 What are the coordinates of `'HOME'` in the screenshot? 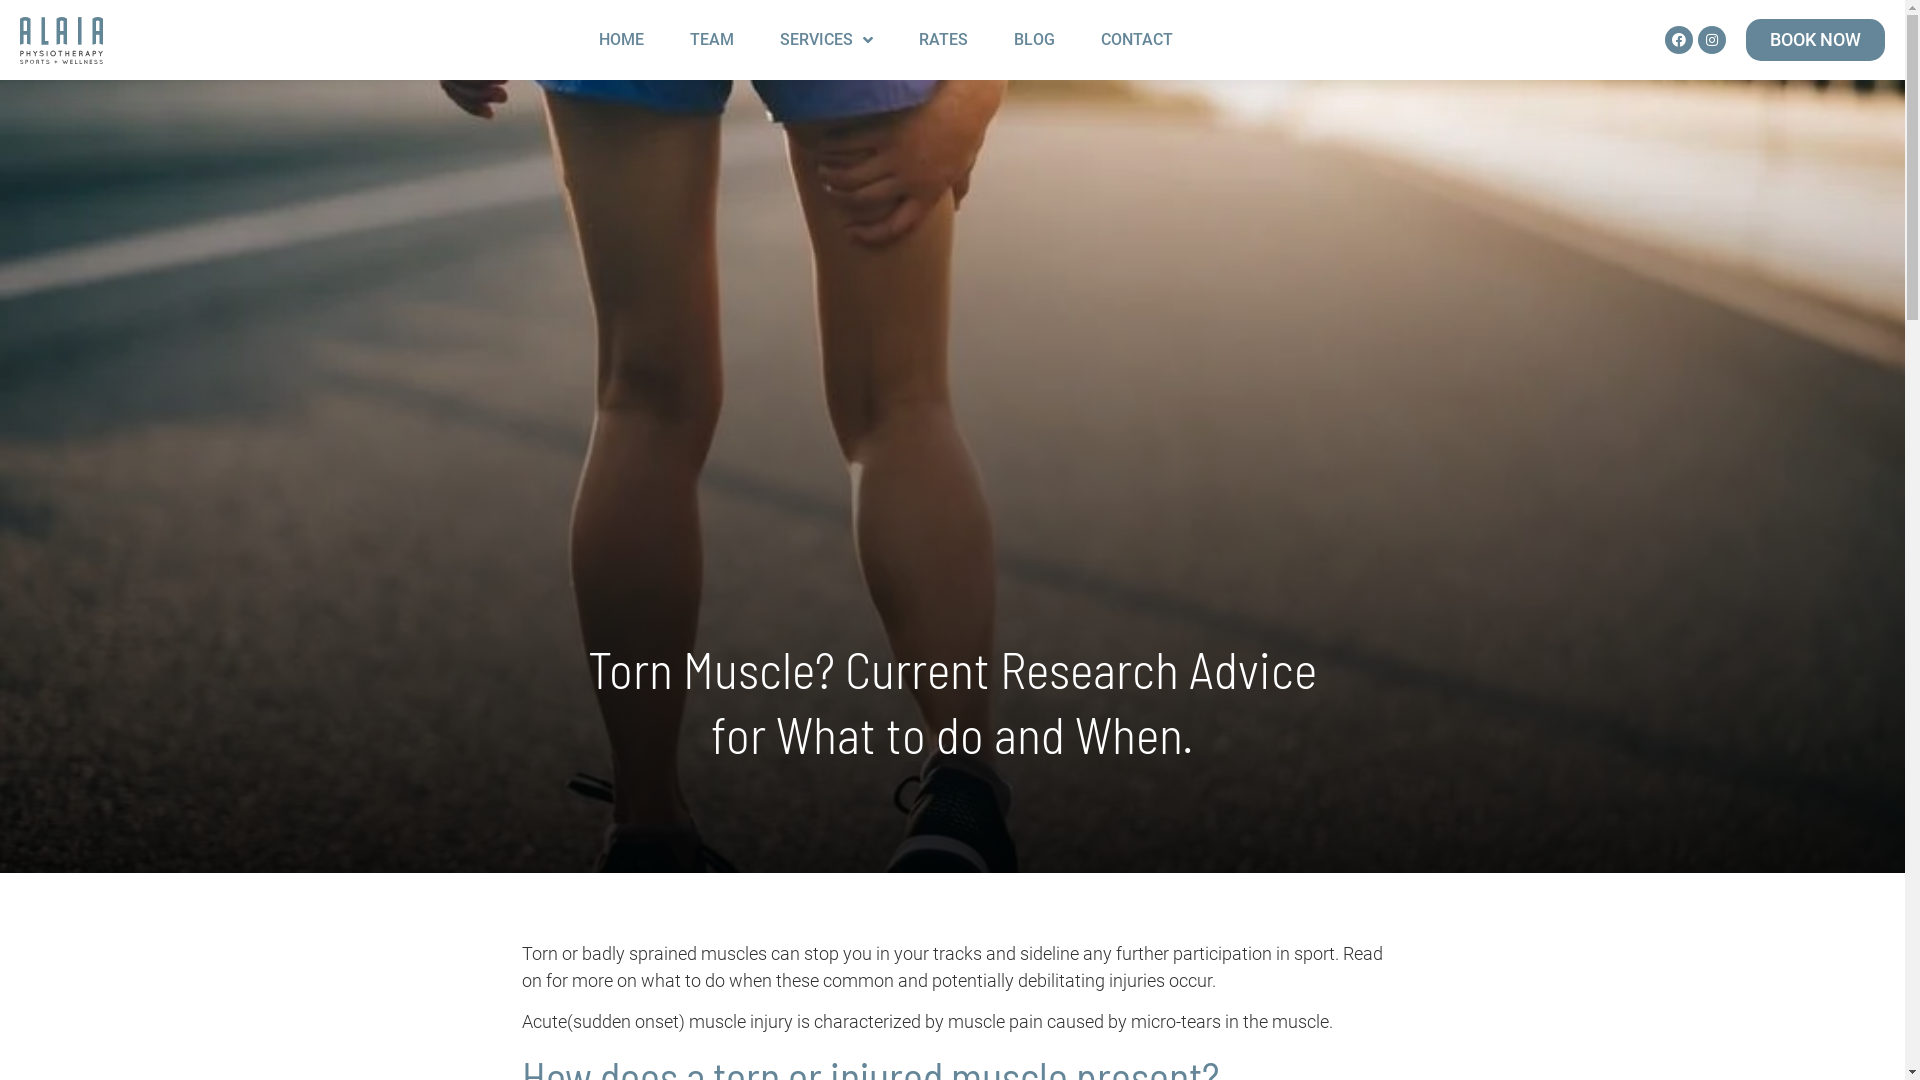 It's located at (620, 39).